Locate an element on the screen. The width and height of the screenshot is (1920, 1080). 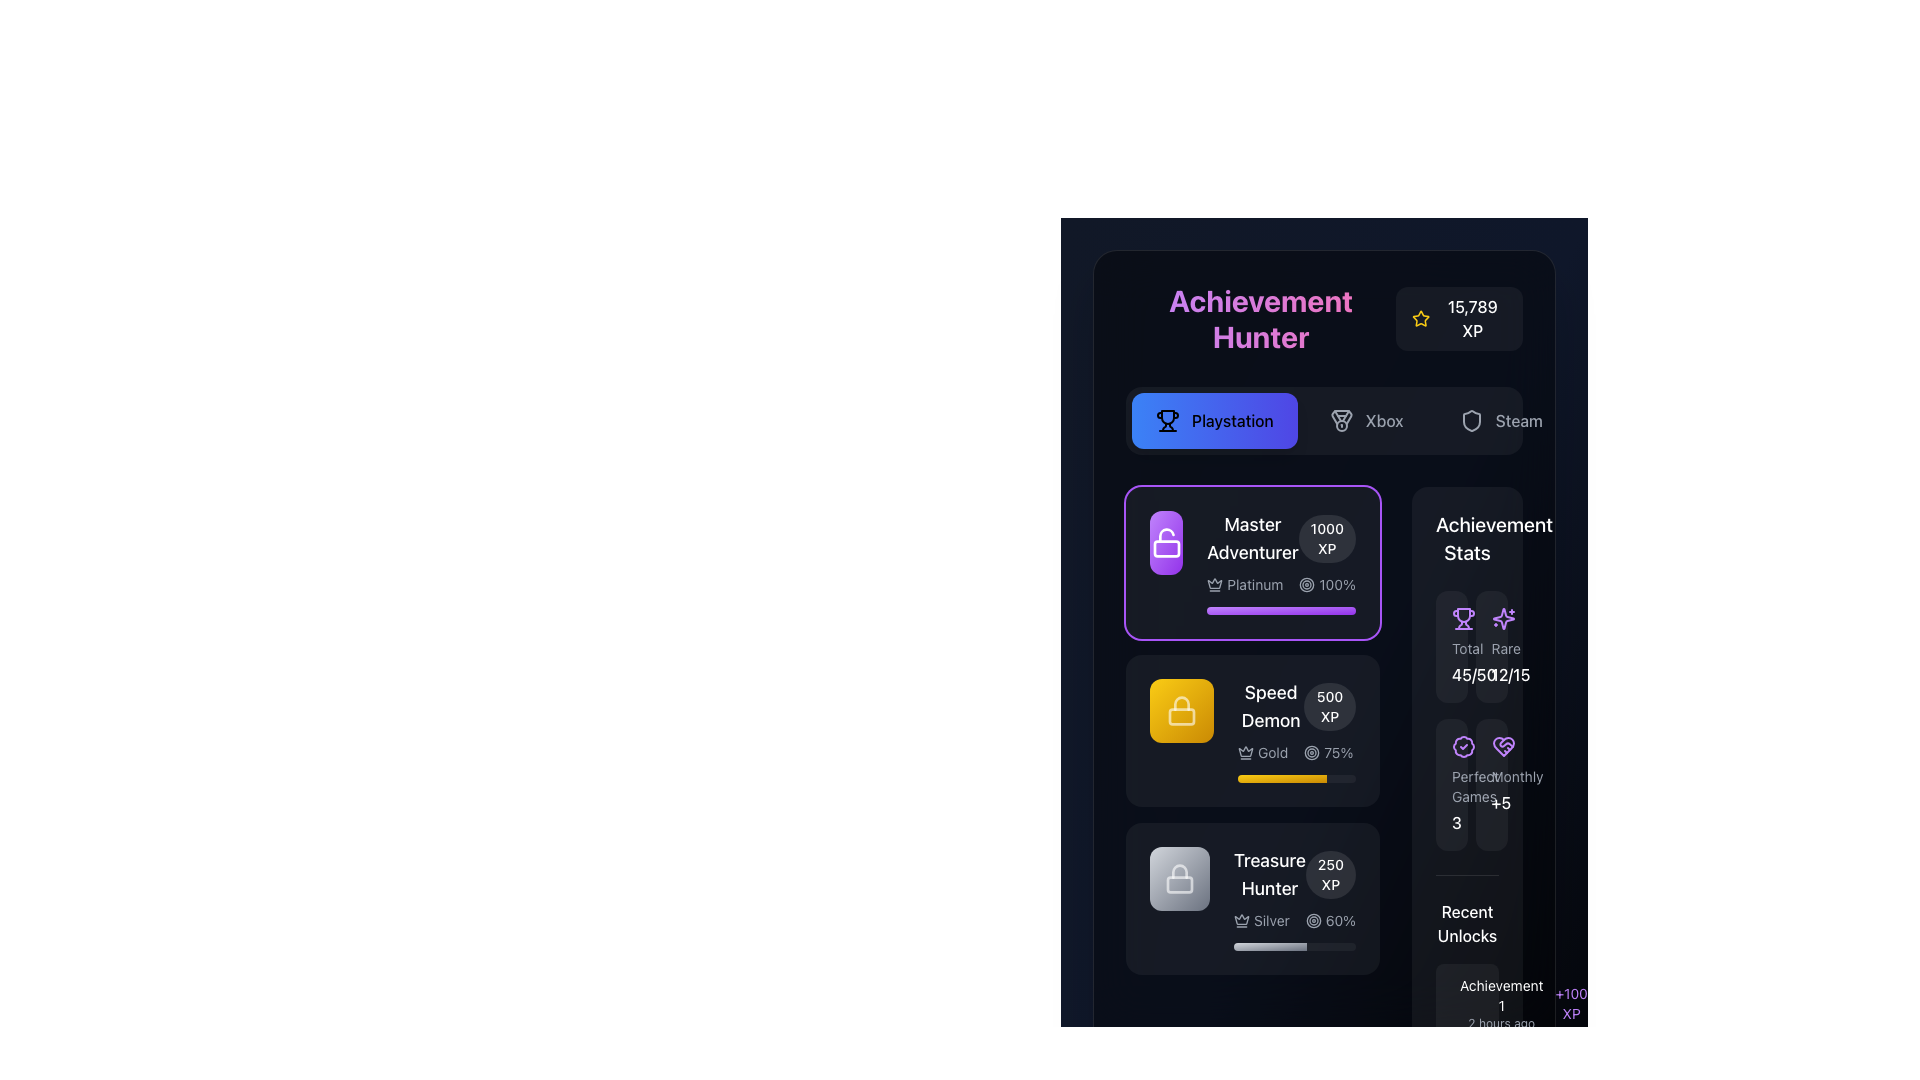
the Informational display titled 'Speed Demon' which shows the score label '500 XP', located within the second card of achievements is located at coordinates (1296, 705).